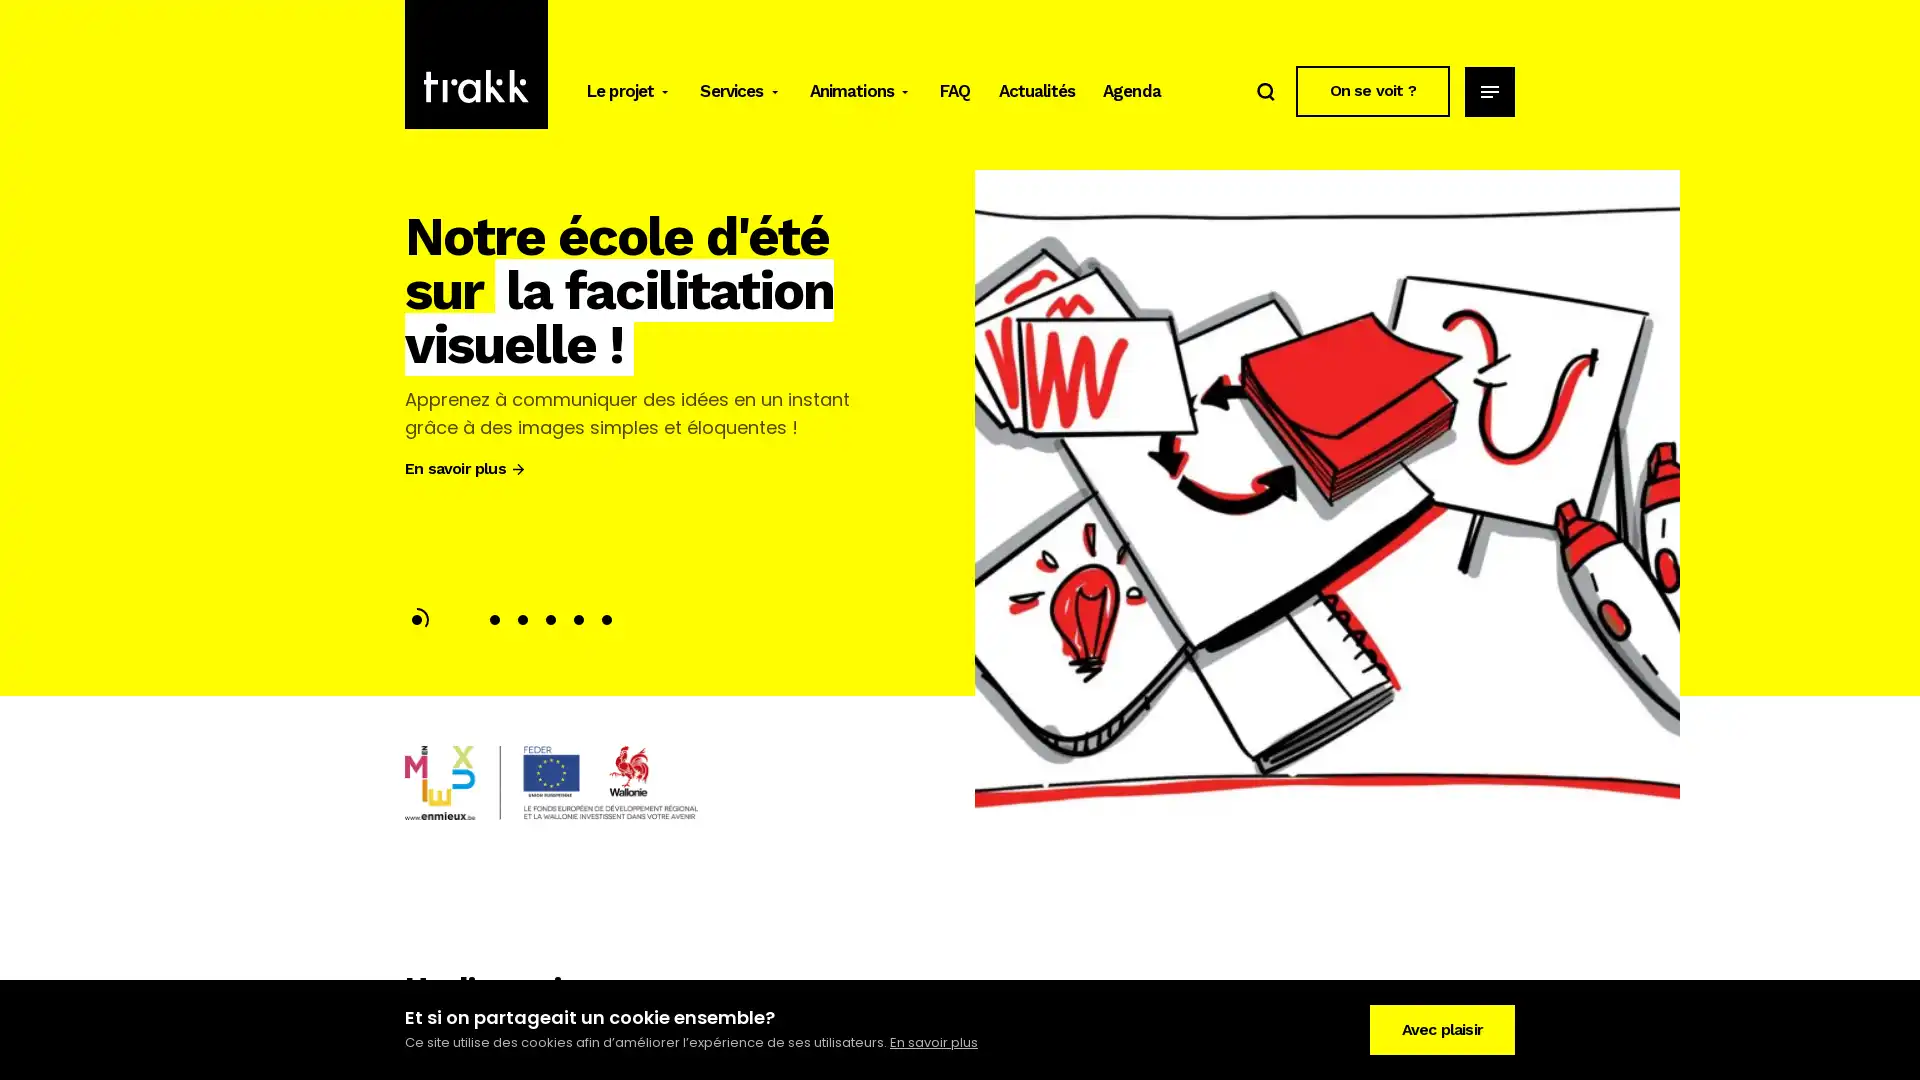 This screenshot has width=1920, height=1080. What do you see at coordinates (444, 619) in the screenshot?
I see `Slide 2` at bounding box center [444, 619].